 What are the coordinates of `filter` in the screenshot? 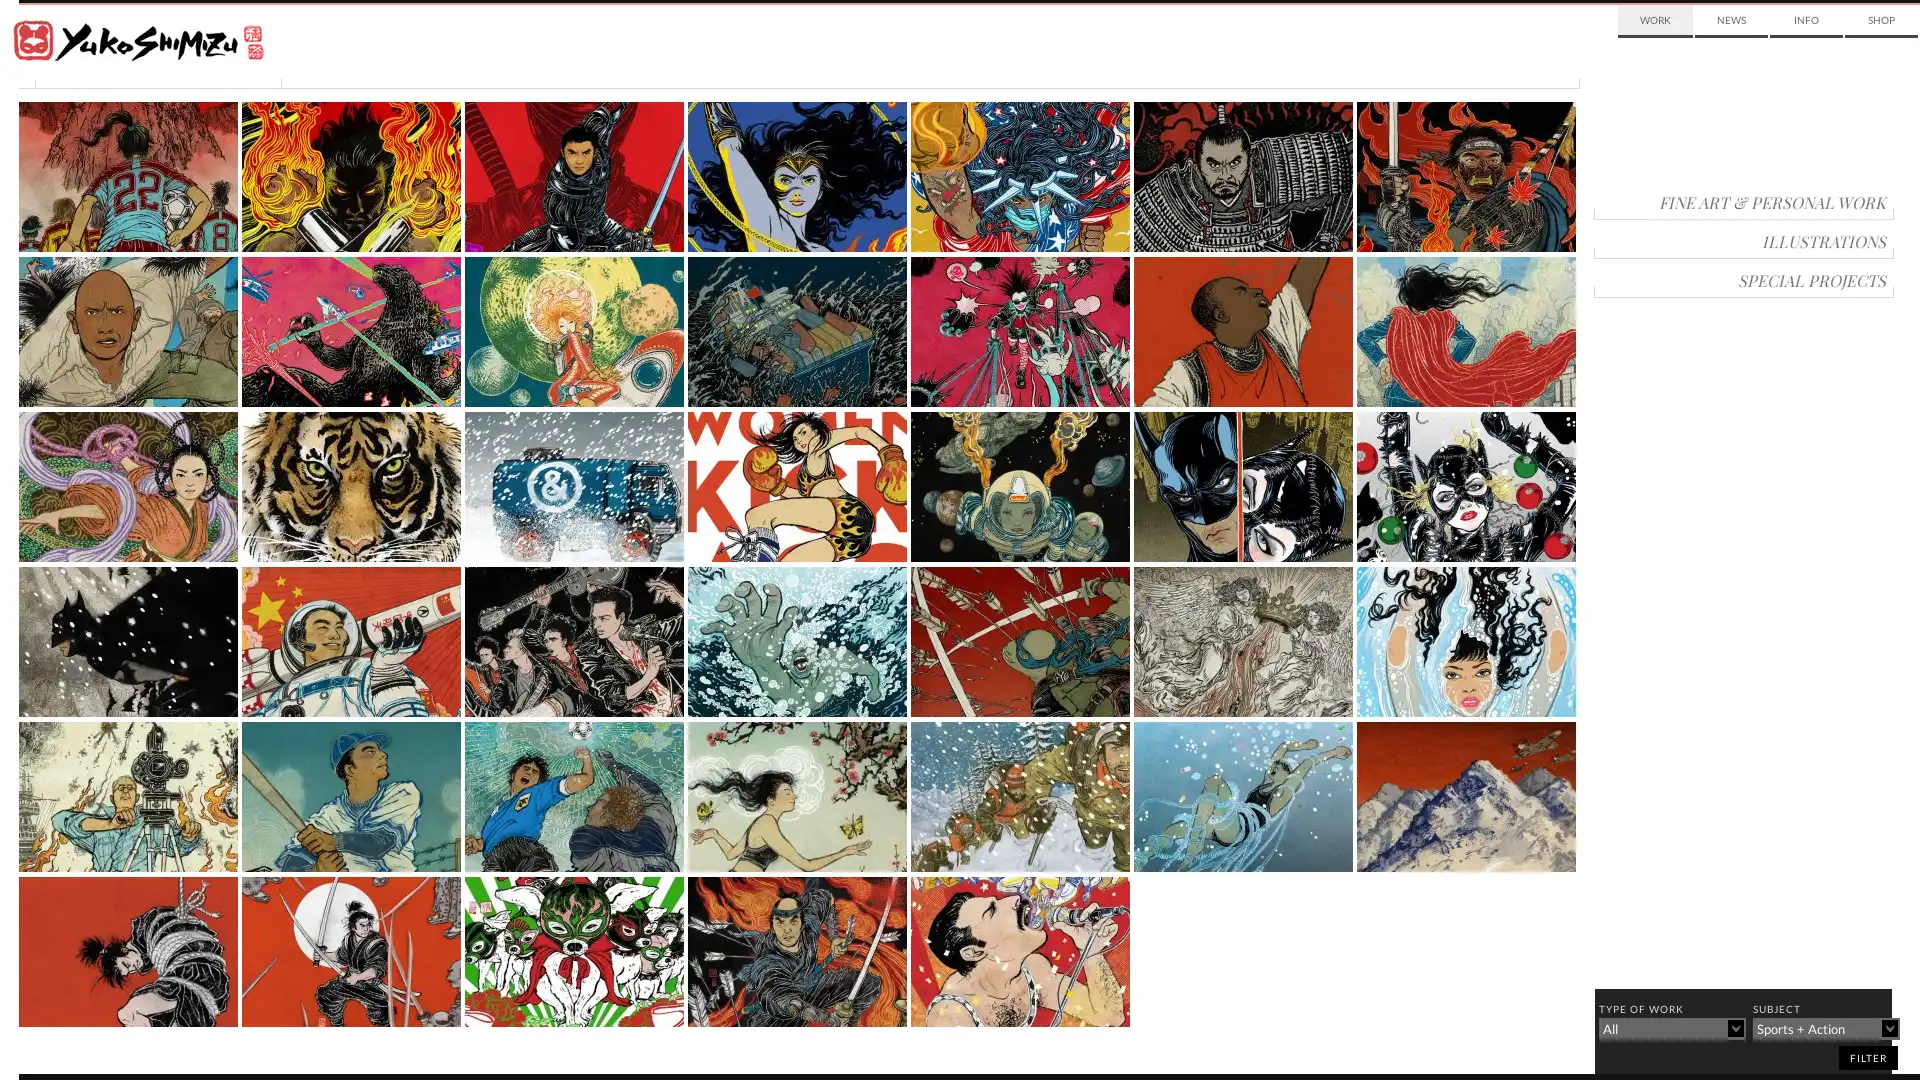 It's located at (1867, 1055).